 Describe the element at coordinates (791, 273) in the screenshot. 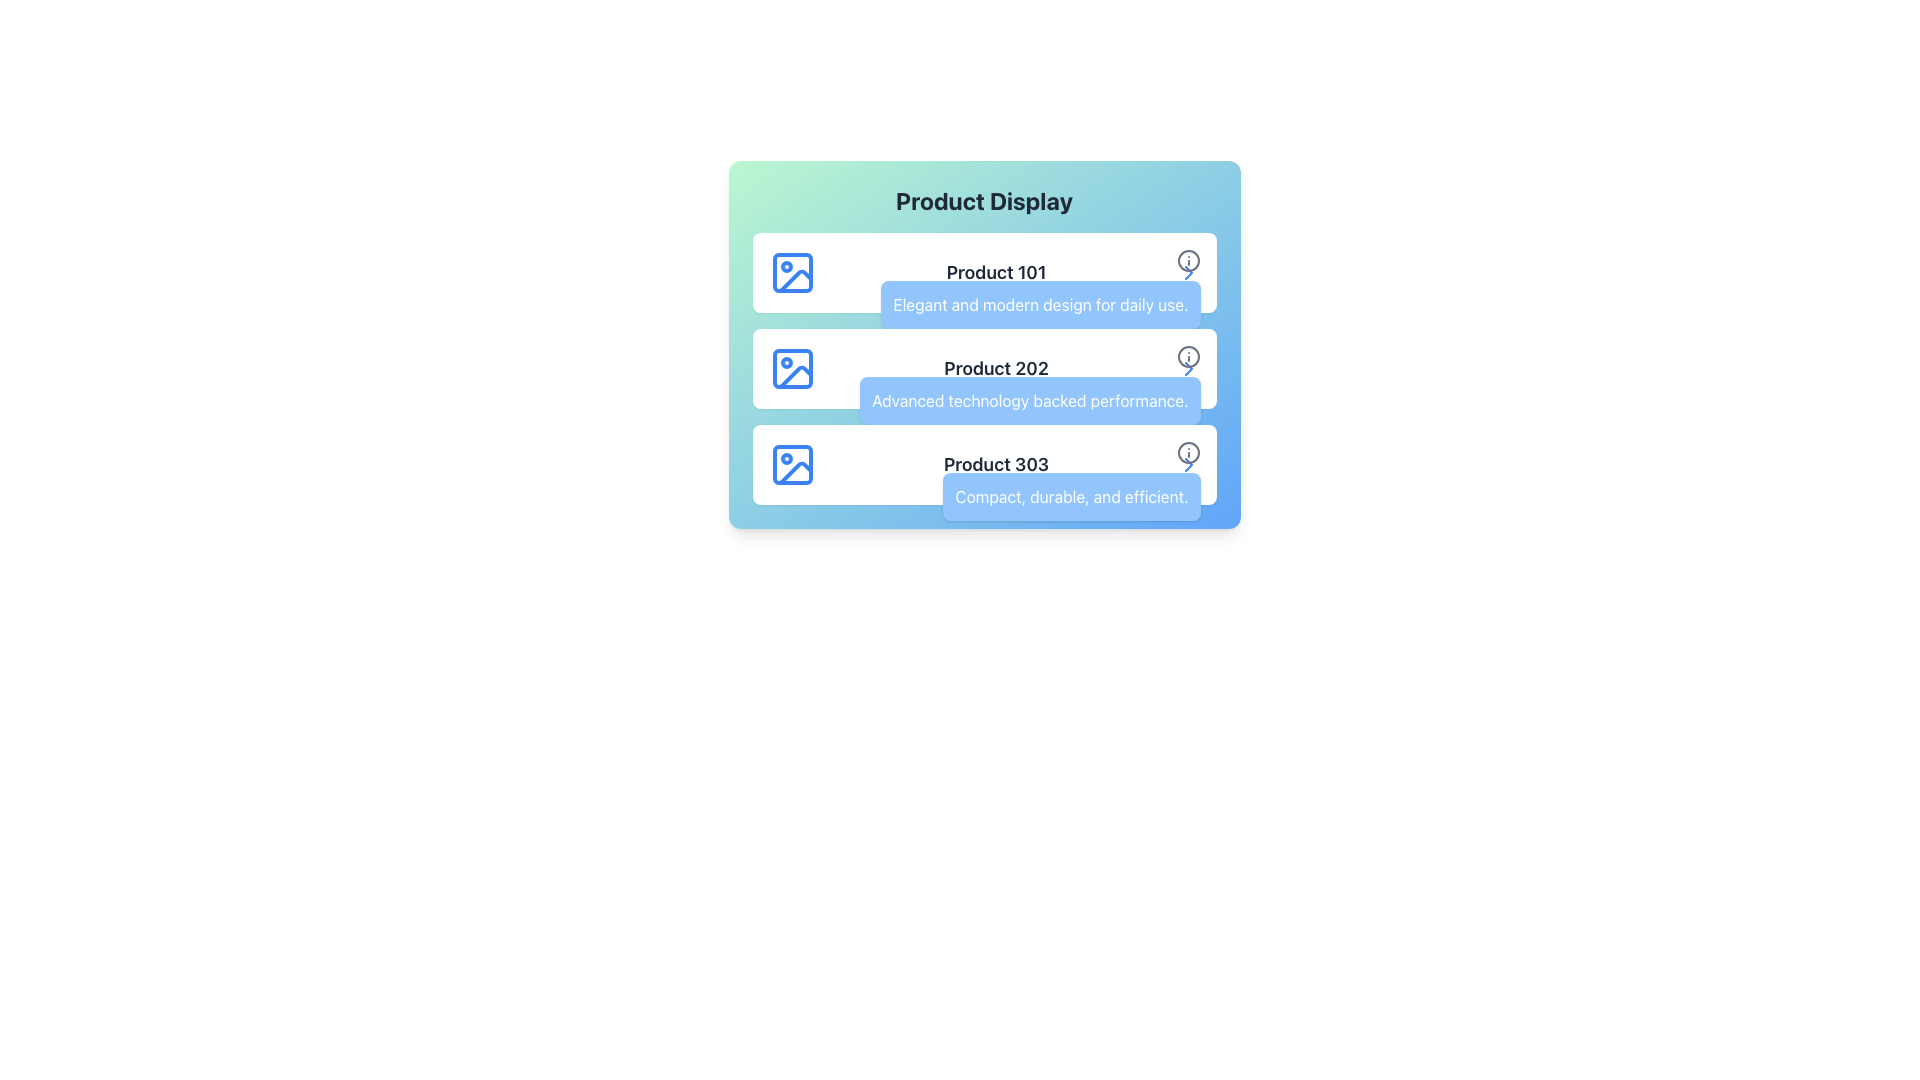

I see `the prominent rectangular Icon Part at the top-left of the 'Product 101' entry in the 'Product Display' section` at that location.